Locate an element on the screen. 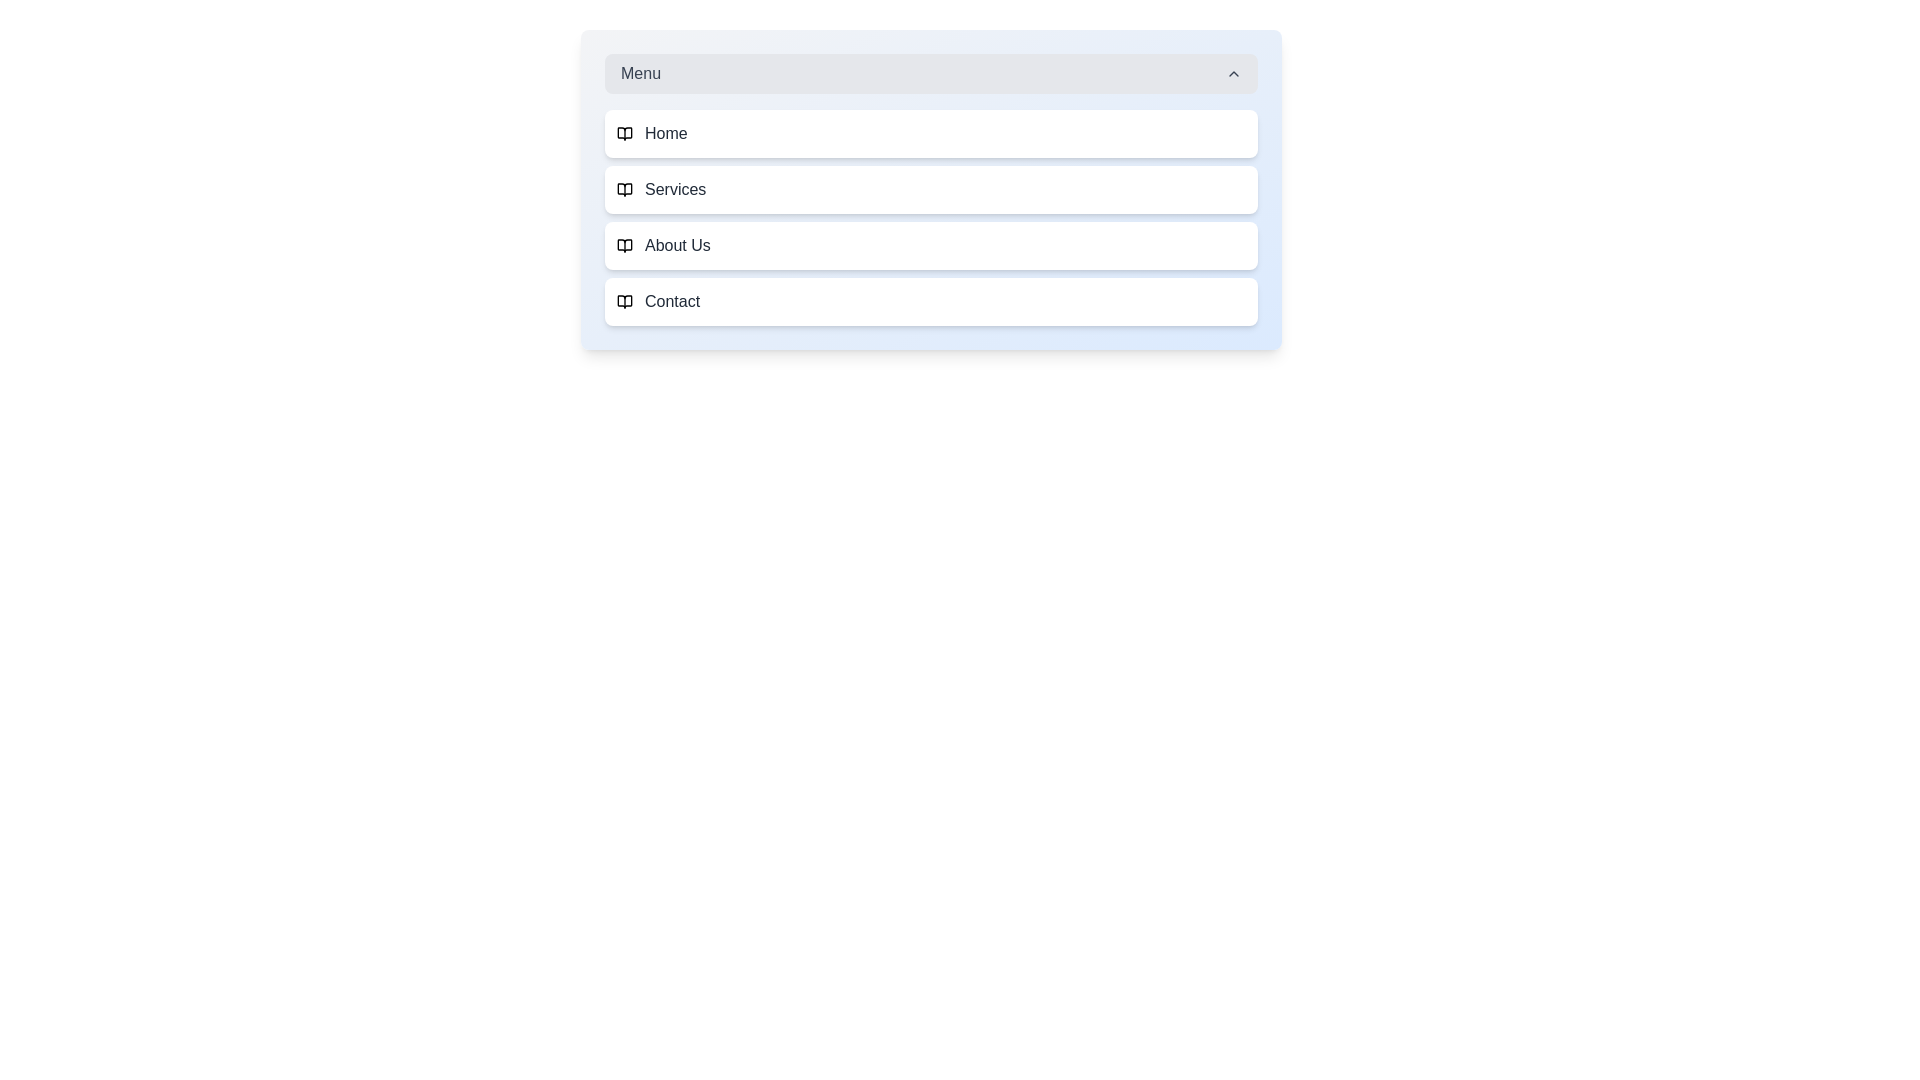 This screenshot has height=1080, width=1920. the open book icon in the 'Contact' menu item, which is located towards the left of the text label is located at coordinates (623, 301).